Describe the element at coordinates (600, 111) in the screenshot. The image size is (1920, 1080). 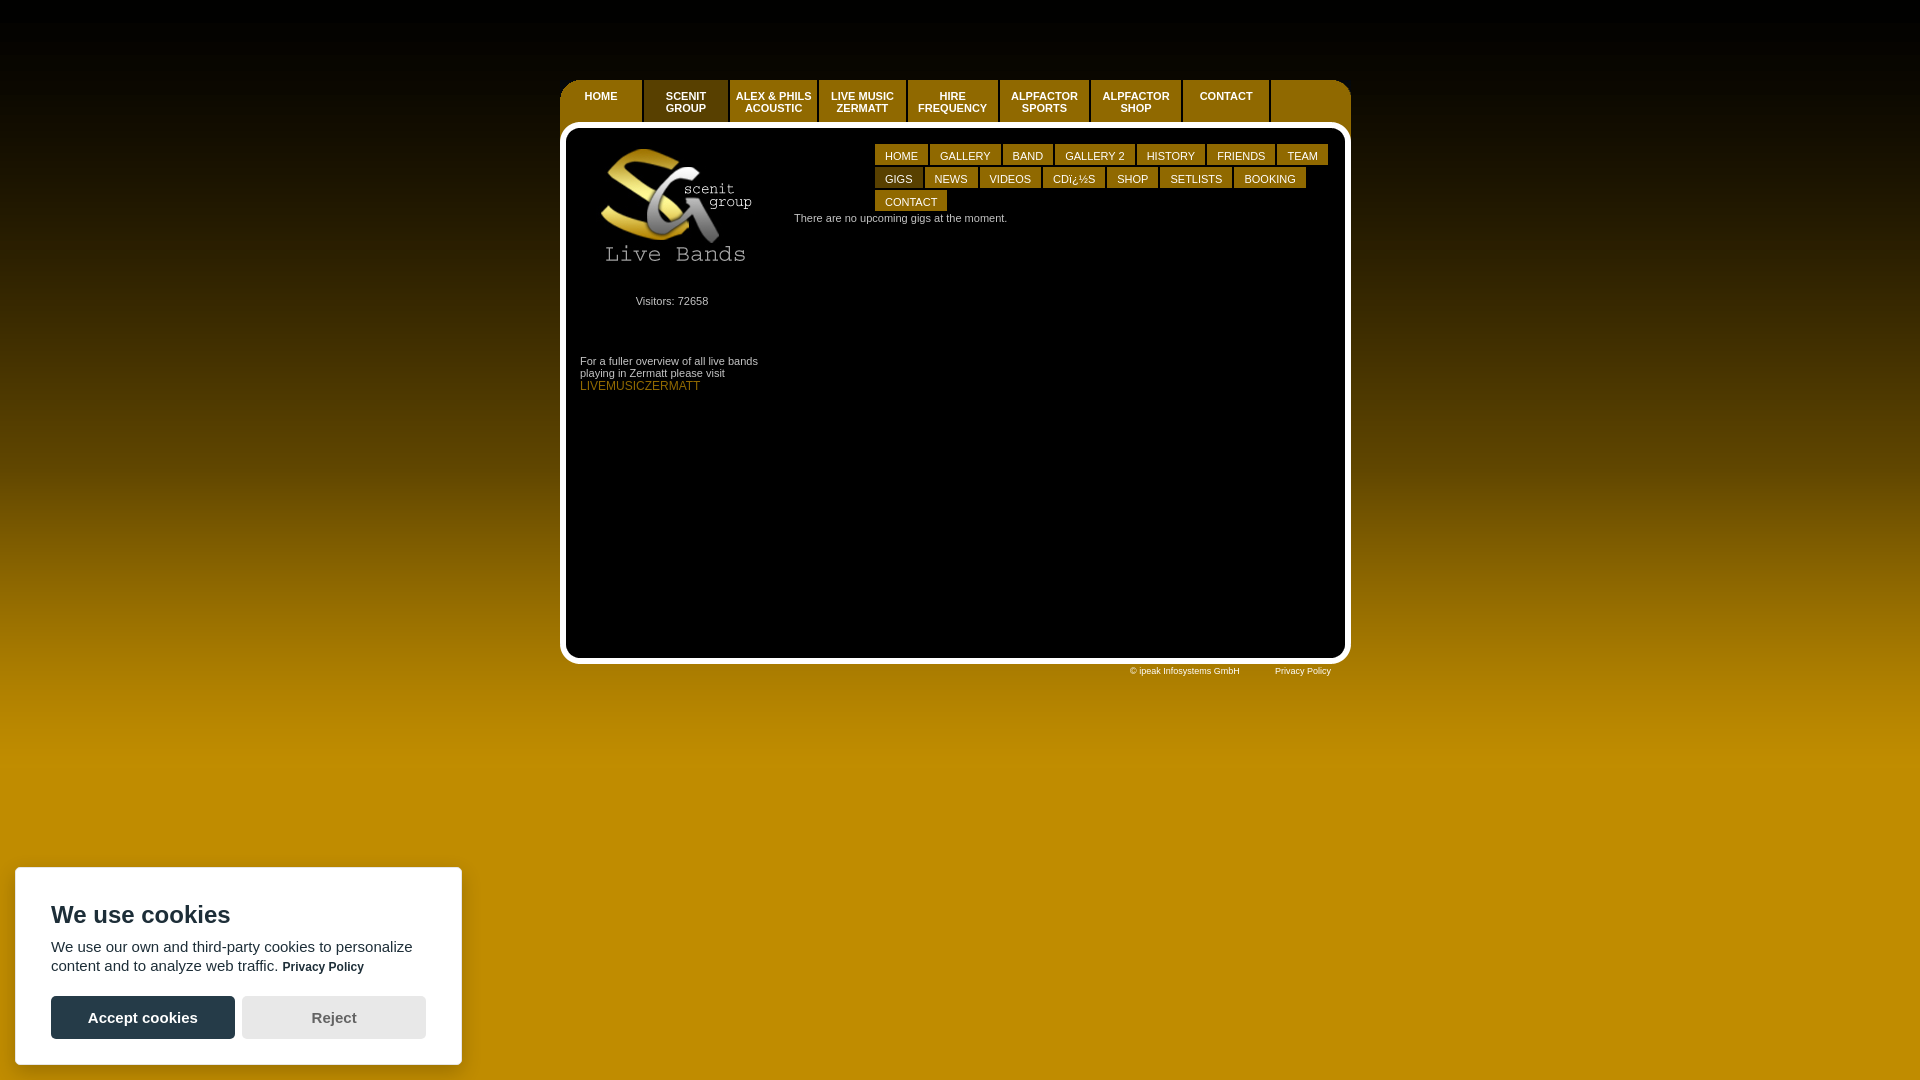
I see `'HOME'` at that location.